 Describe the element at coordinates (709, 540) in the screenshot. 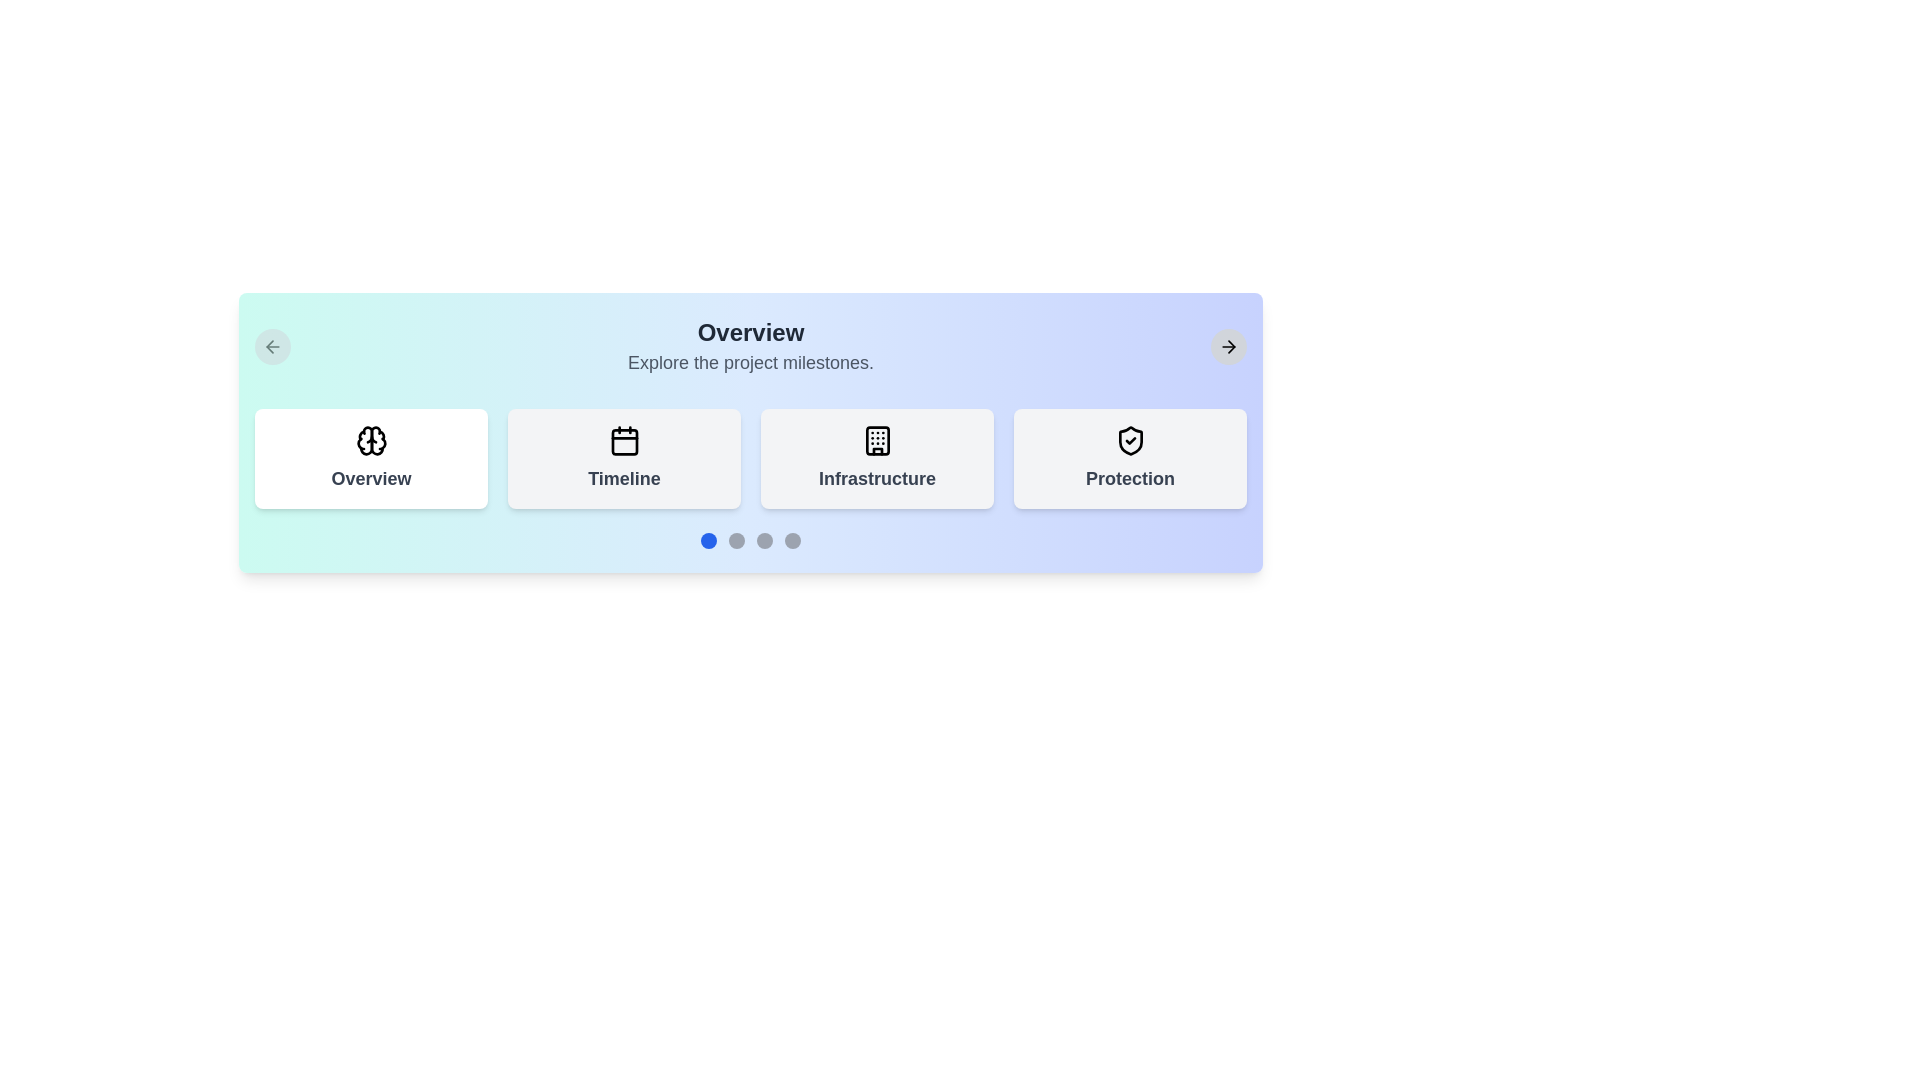

I see `the highlighted blue circular navigation indicator in the carousel, which is the leftmost dot positioned in the lower-central part of the interface` at that location.